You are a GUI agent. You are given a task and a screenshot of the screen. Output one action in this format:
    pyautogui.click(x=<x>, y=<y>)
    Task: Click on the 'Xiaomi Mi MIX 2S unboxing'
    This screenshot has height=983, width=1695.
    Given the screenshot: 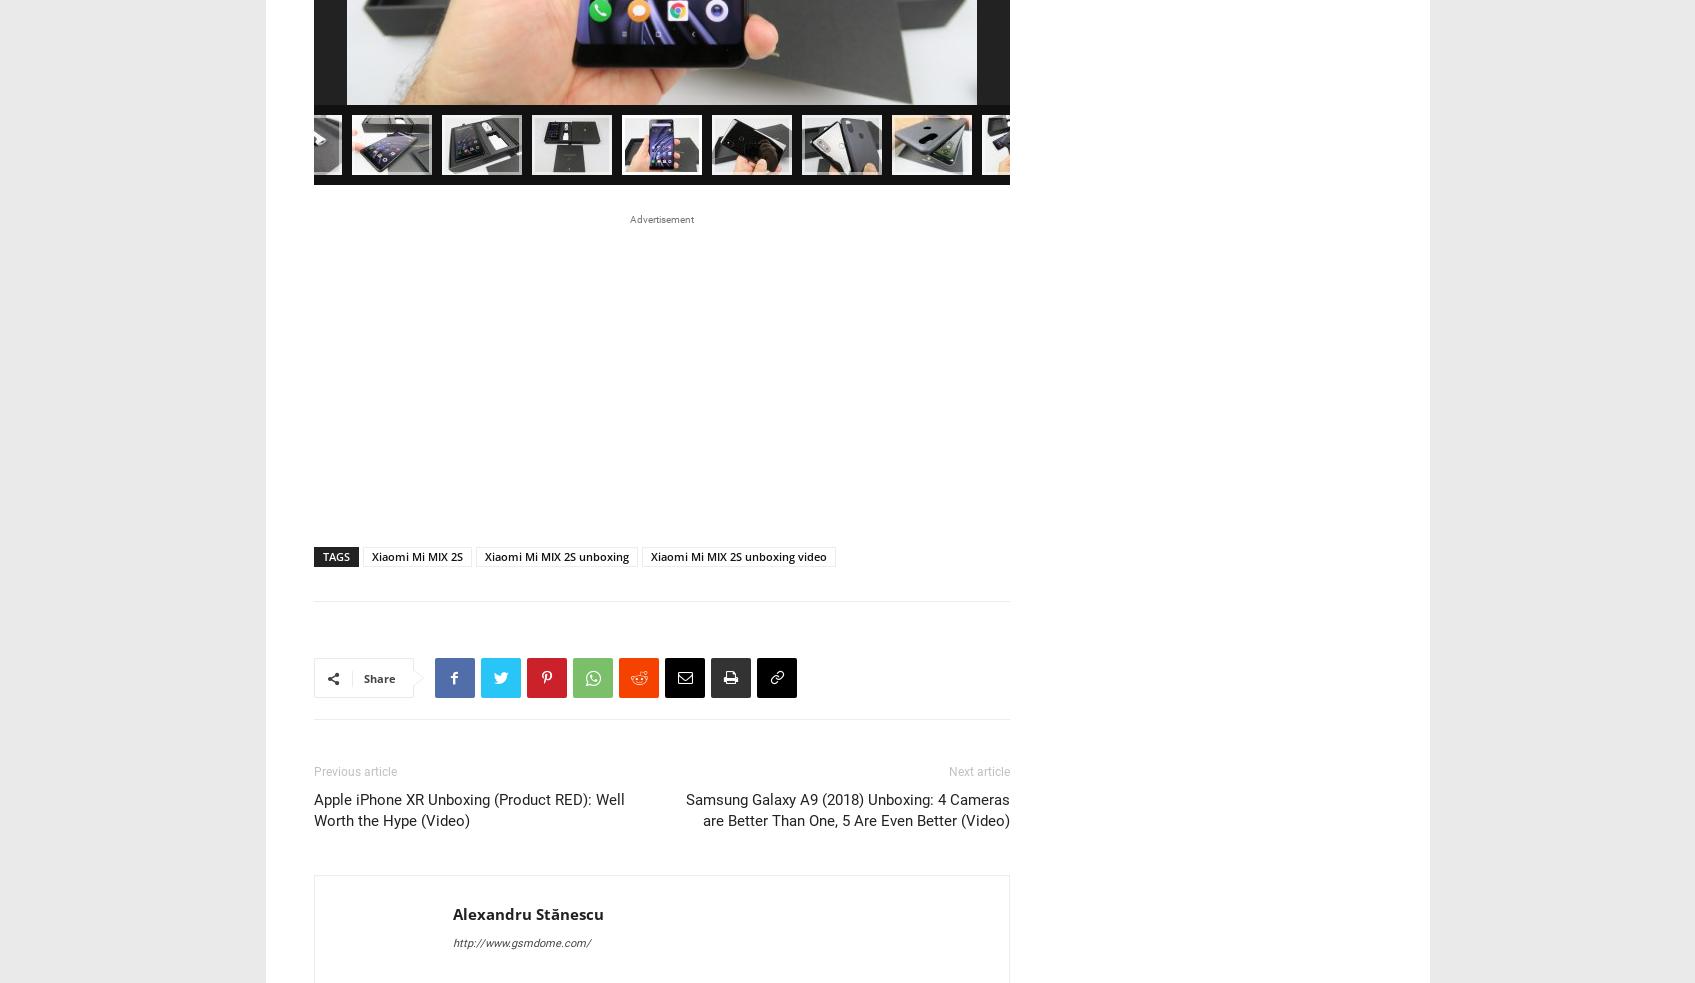 What is the action you would take?
    pyautogui.click(x=555, y=281)
    